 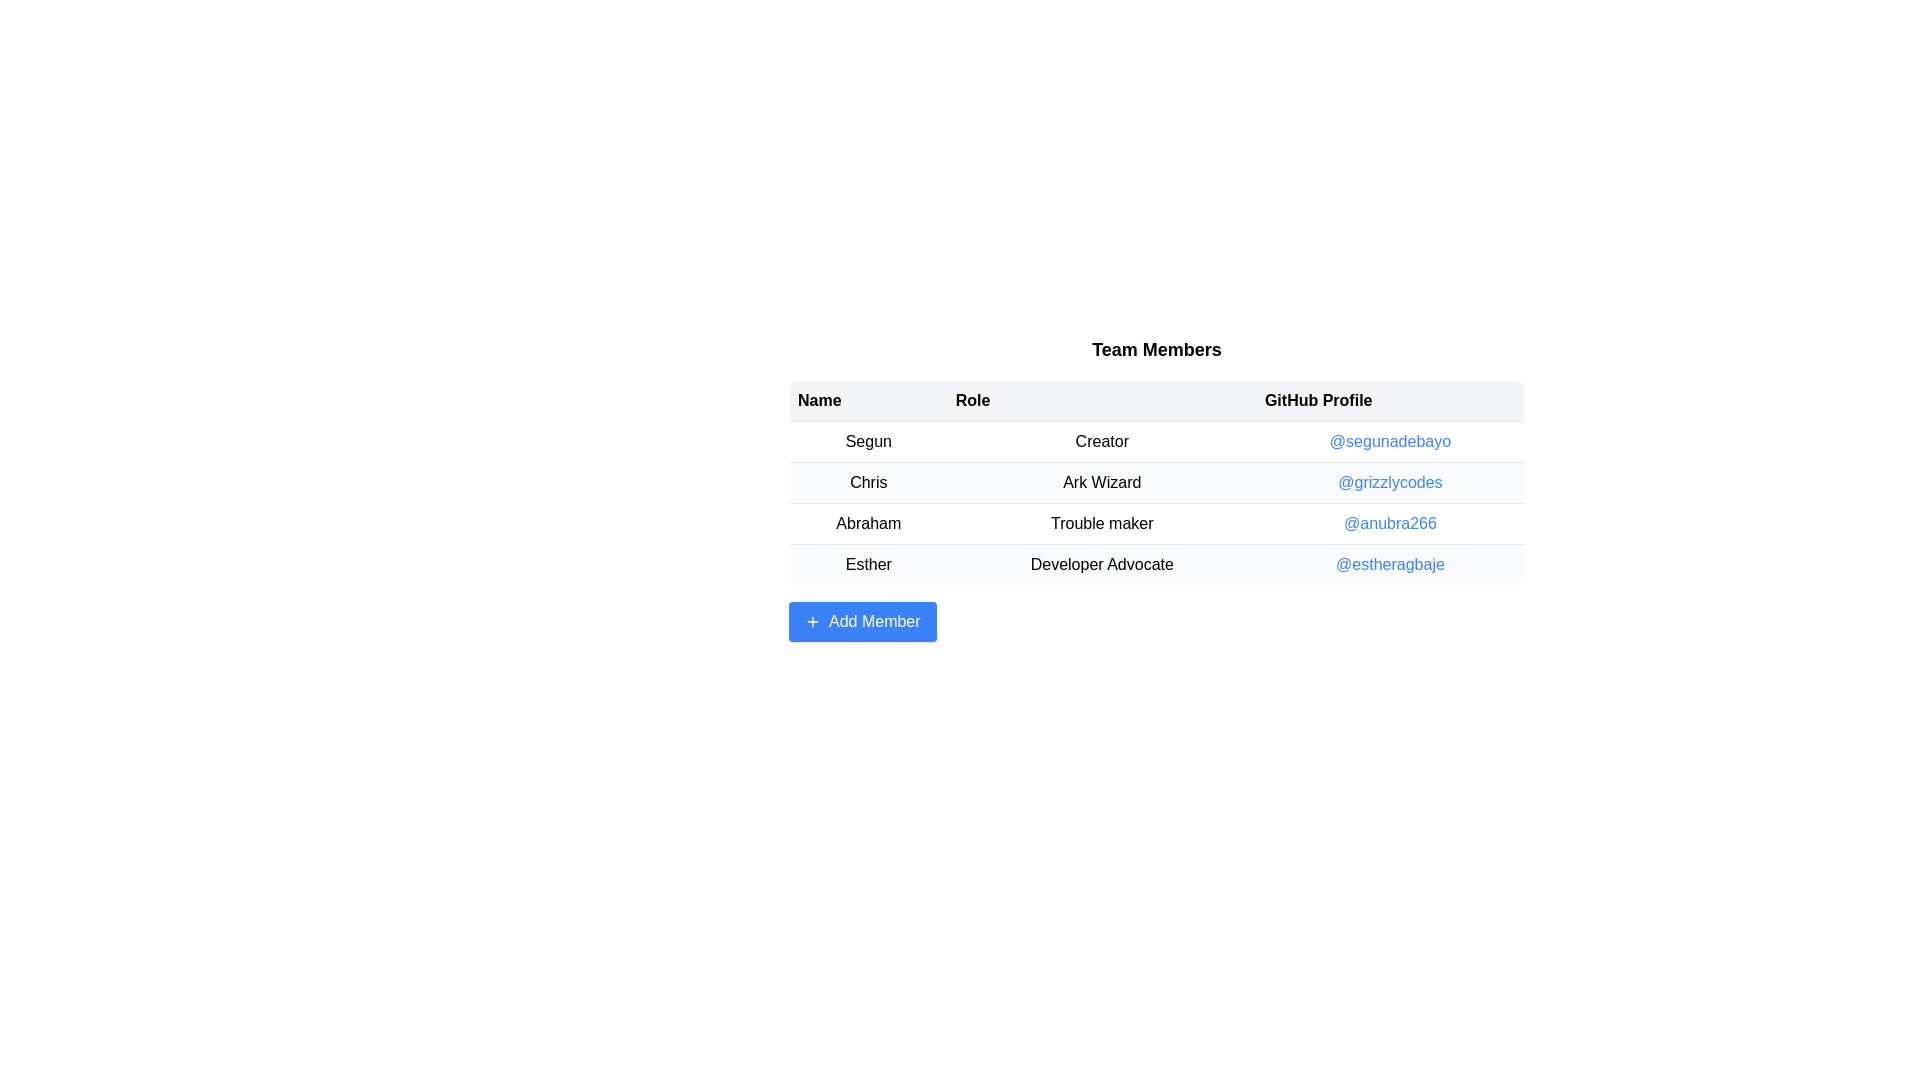 What do you see at coordinates (1389, 482) in the screenshot?
I see `the hyperlink '@grizzlycodes' styled in blue, located in the GitHub Profile column under the 'Team Members' heading, specifically the third entry aligned with 'Chris Ark Wizard'` at bounding box center [1389, 482].